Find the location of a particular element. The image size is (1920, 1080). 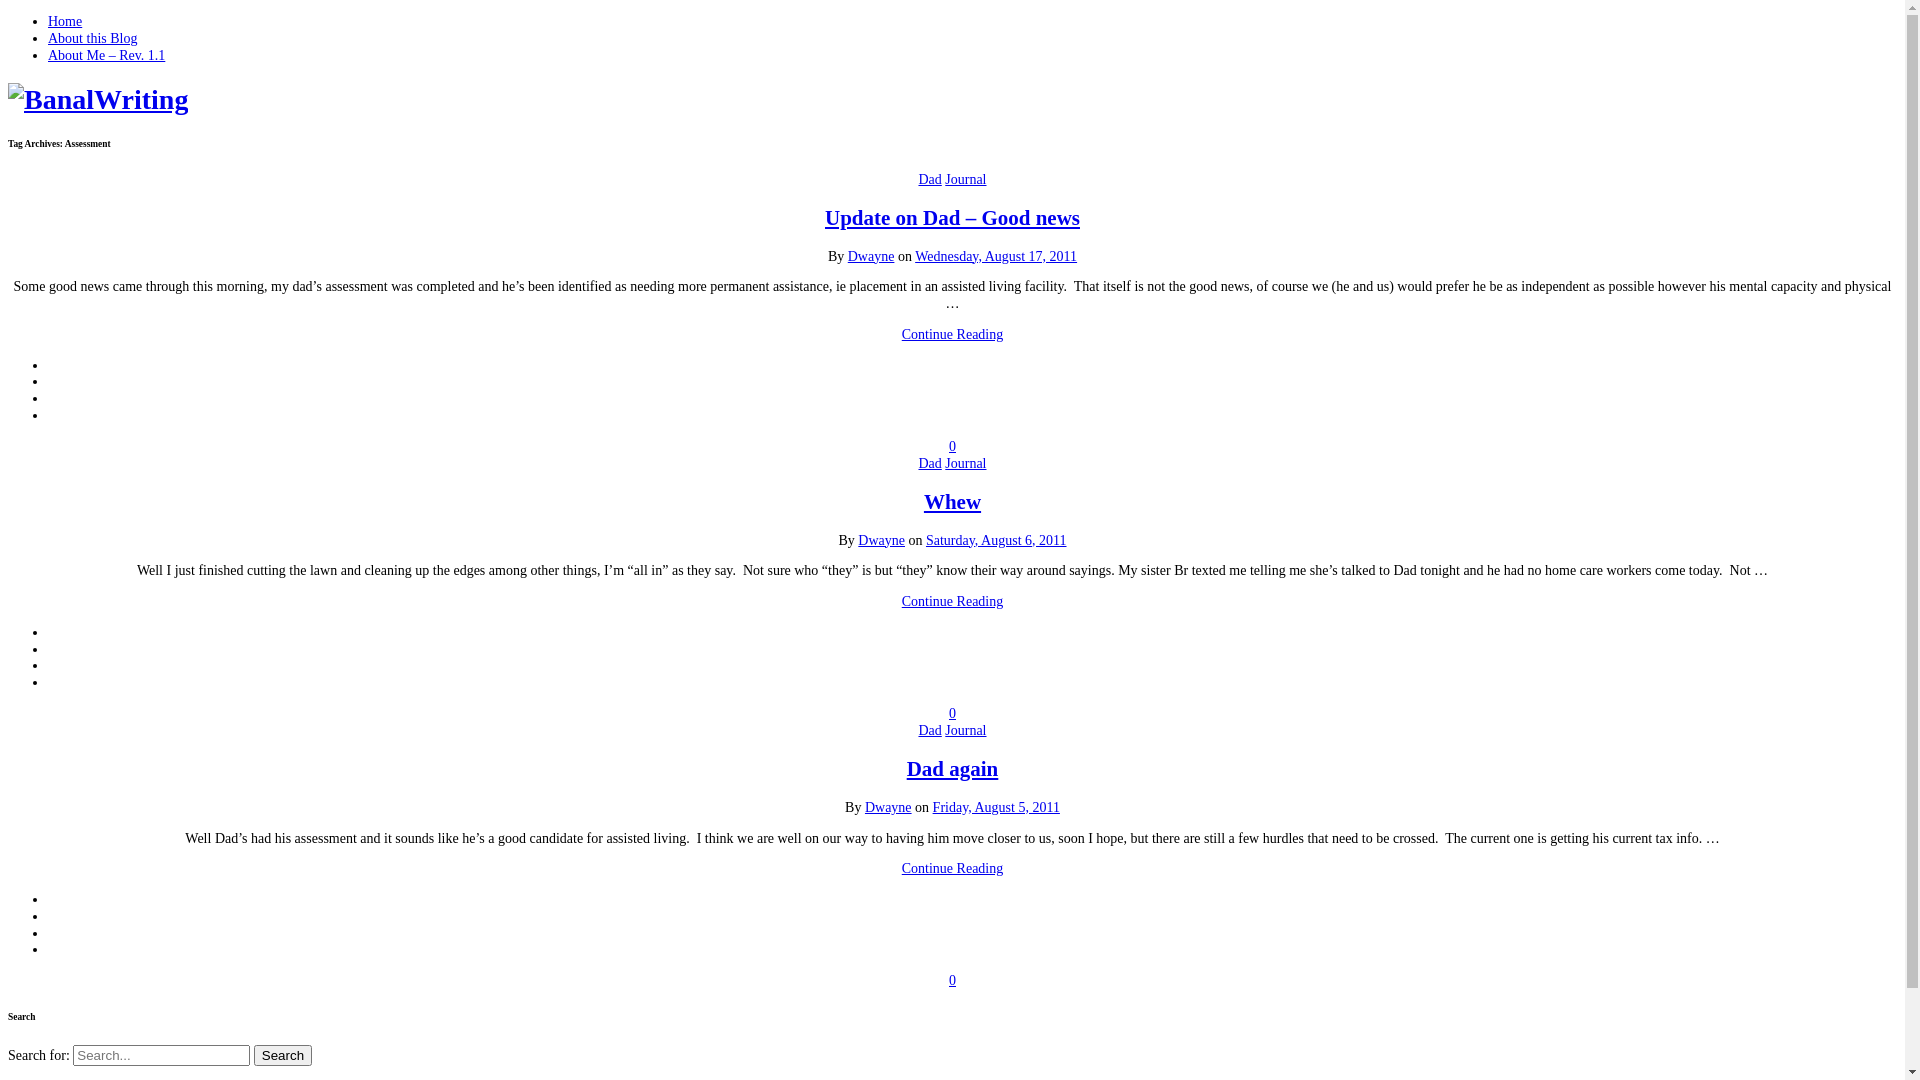

'Dad again' is located at coordinates (952, 767).